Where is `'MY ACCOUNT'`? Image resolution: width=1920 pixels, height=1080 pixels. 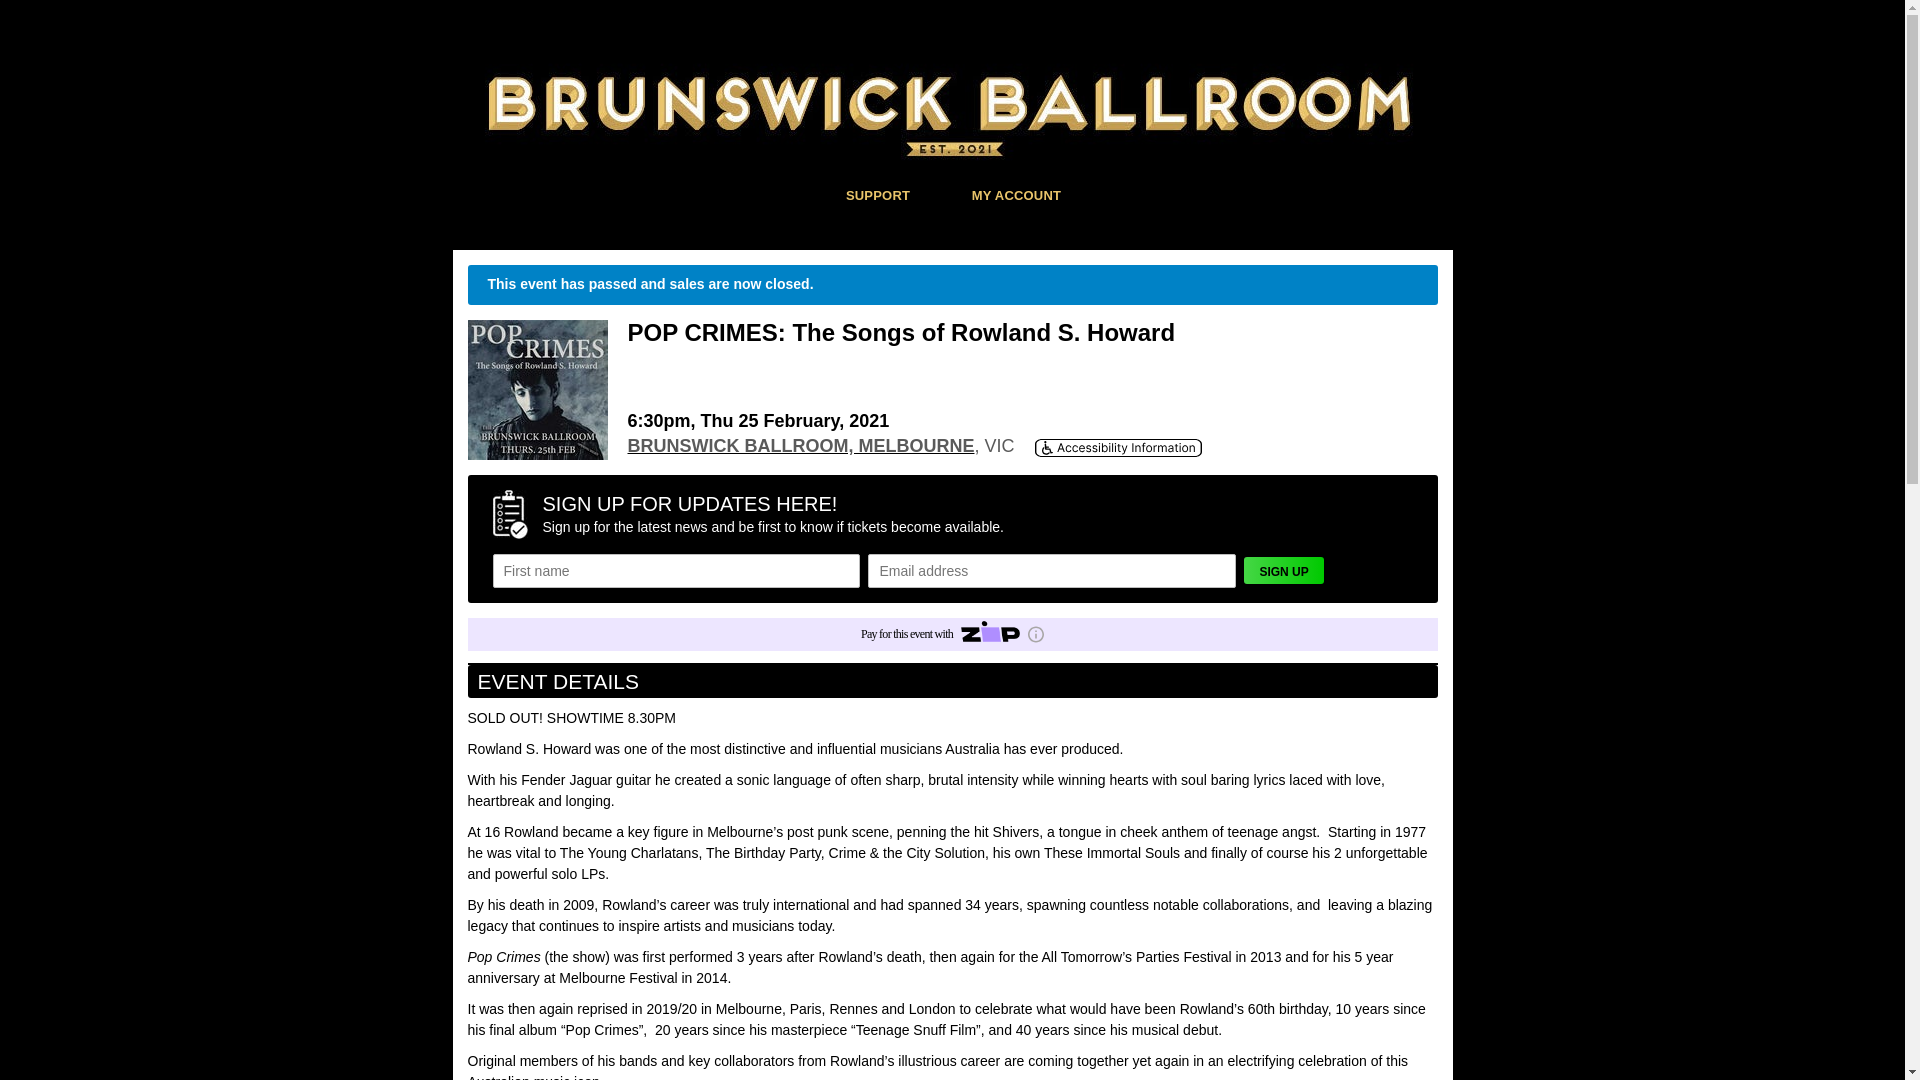 'MY ACCOUNT' is located at coordinates (1017, 194).